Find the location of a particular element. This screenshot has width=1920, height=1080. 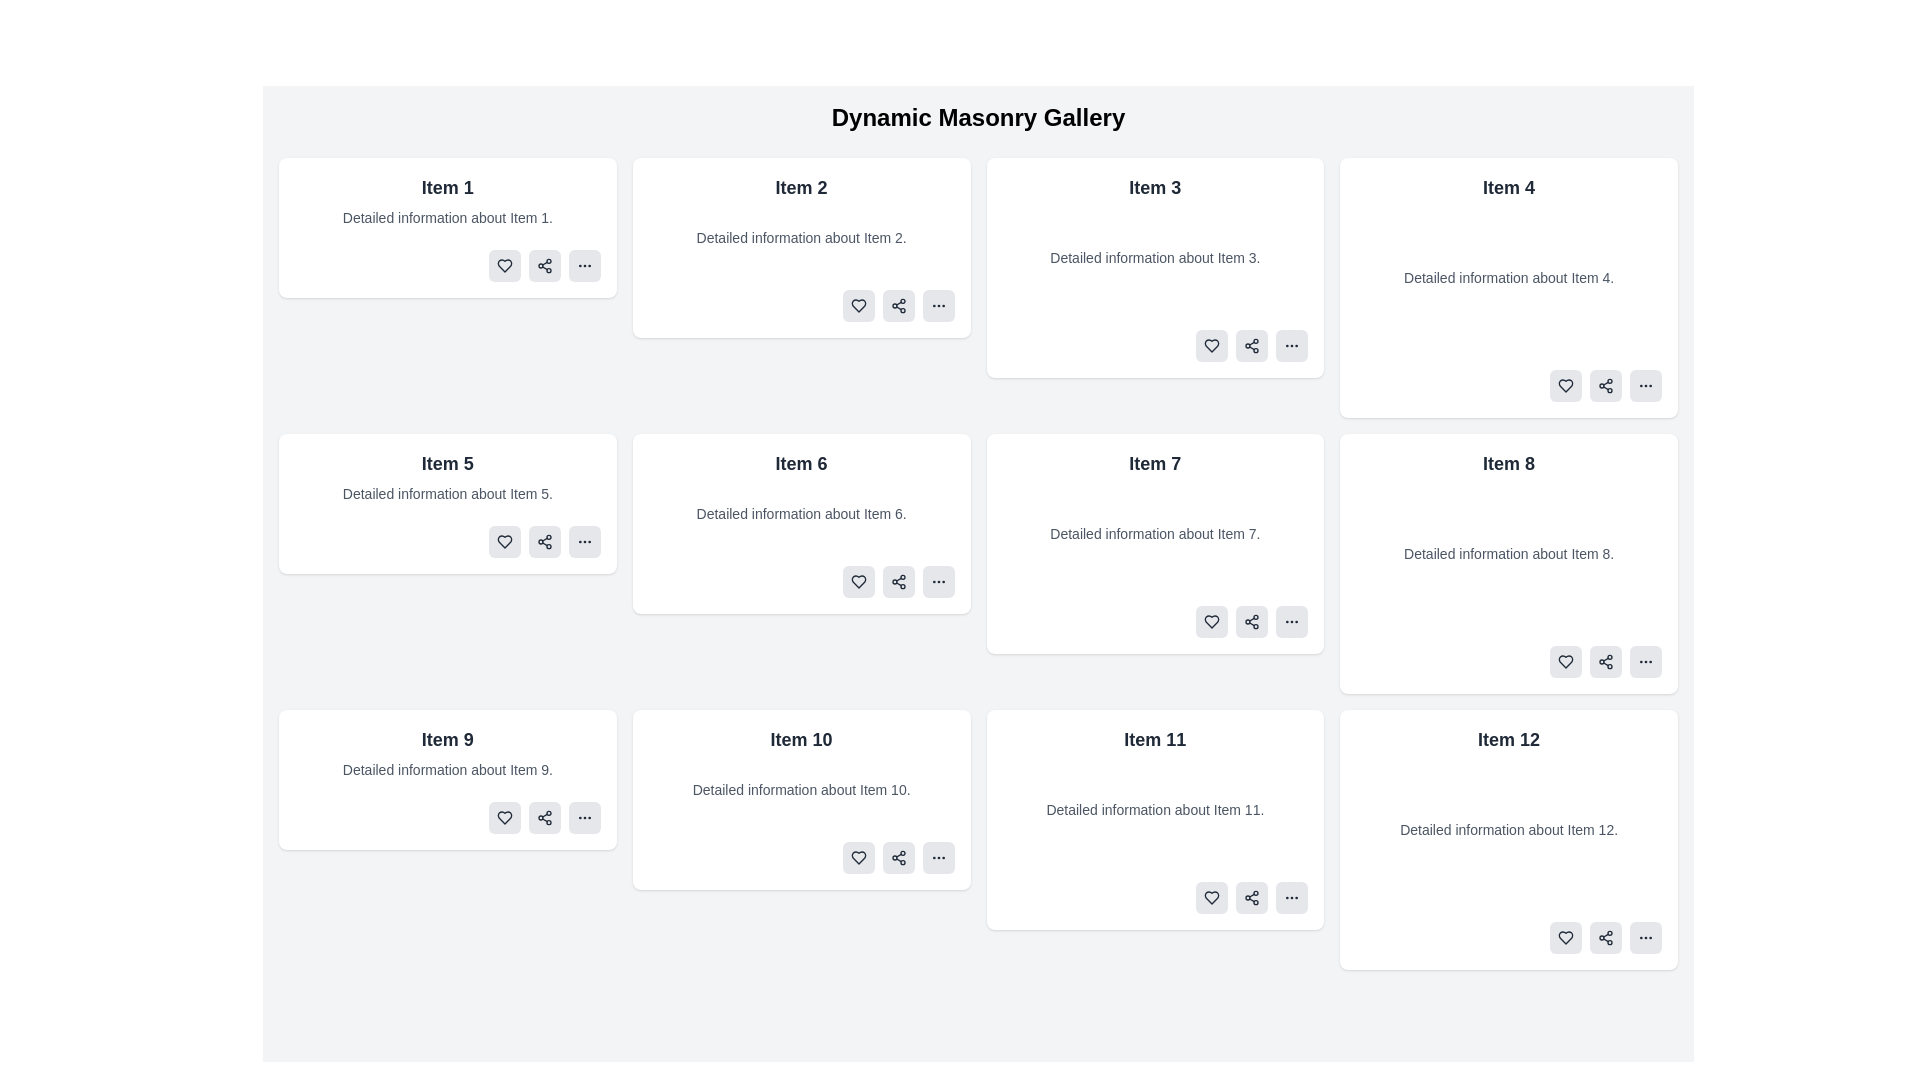

the heart-shaped icon button located within the 'Item 10' card in the third row, second column of the masonry grid is located at coordinates (858, 856).